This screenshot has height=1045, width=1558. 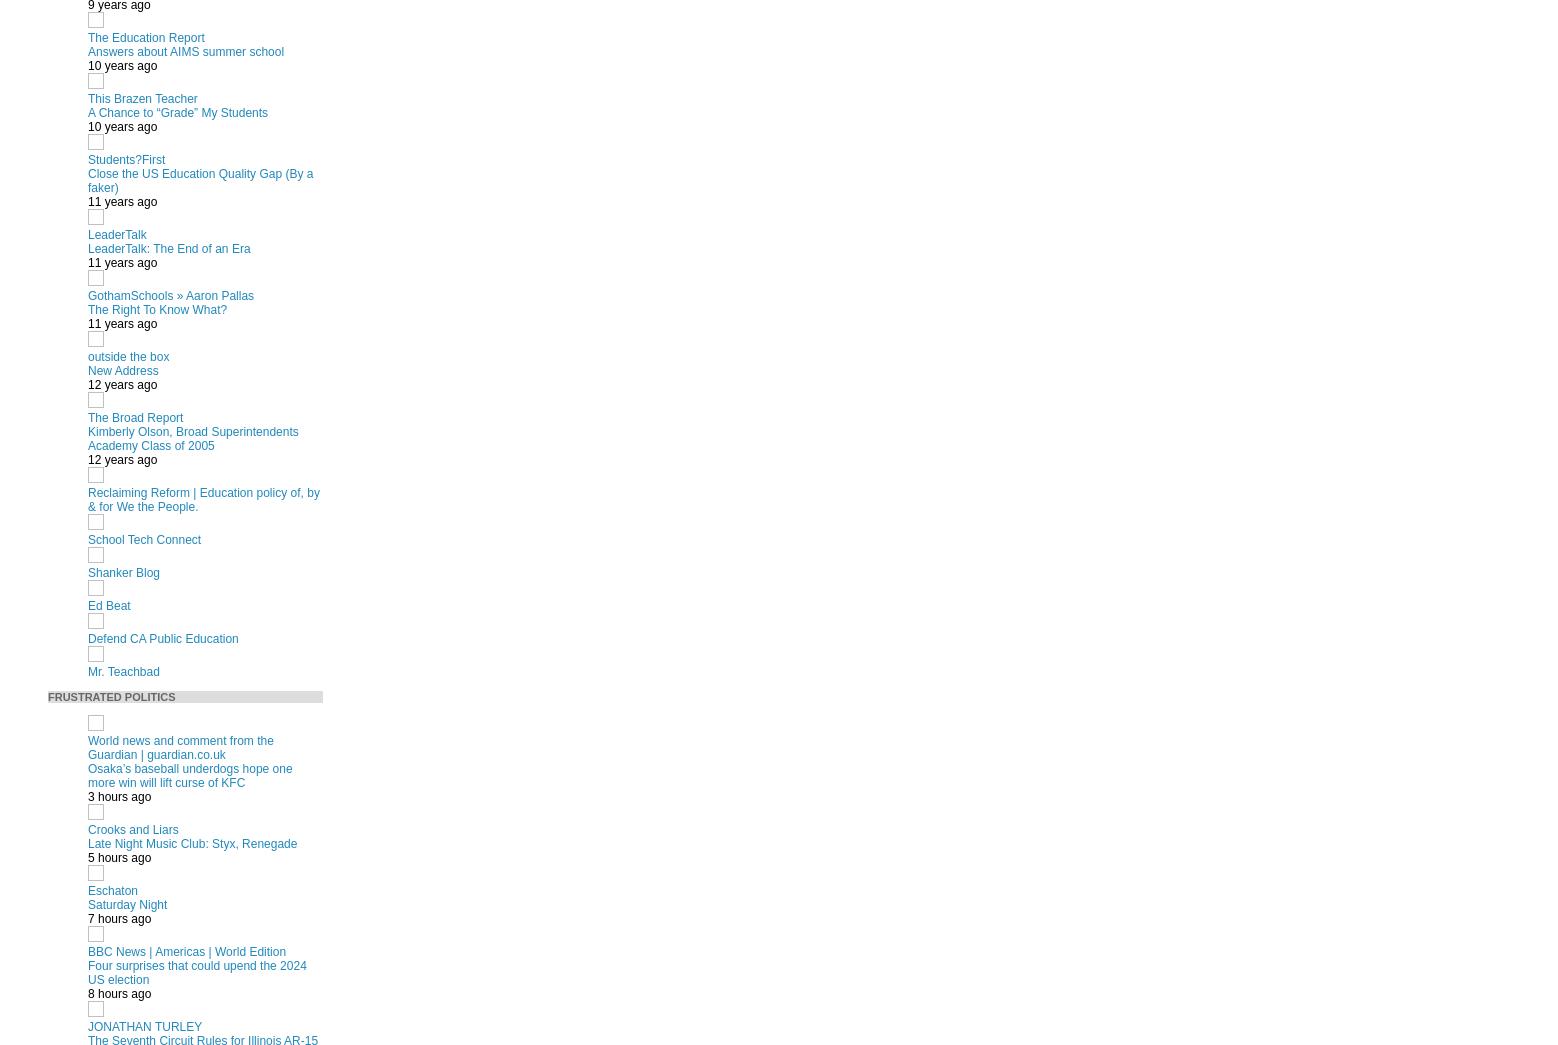 What do you see at coordinates (87, 246) in the screenshot?
I see `'LeaderTalk: The End of an Era'` at bounding box center [87, 246].